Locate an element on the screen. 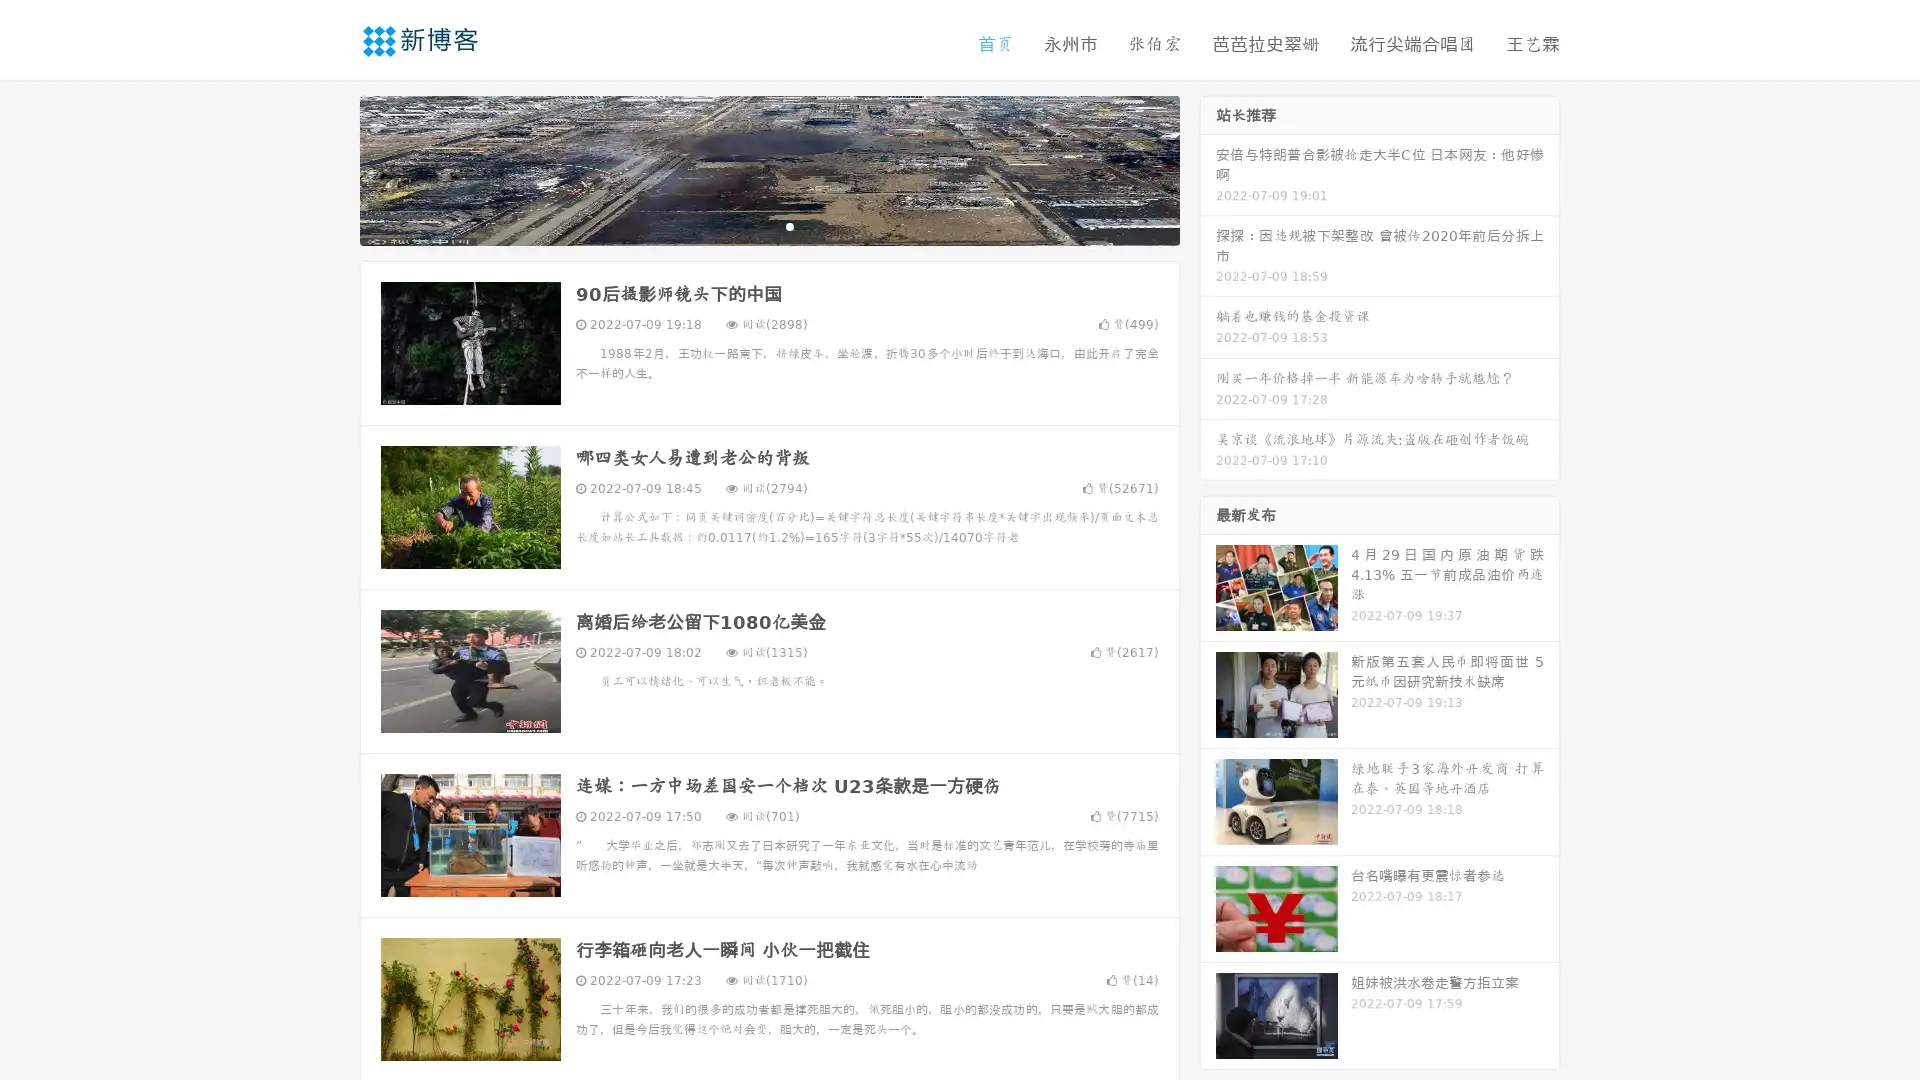  Next slide is located at coordinates (1208, 168).